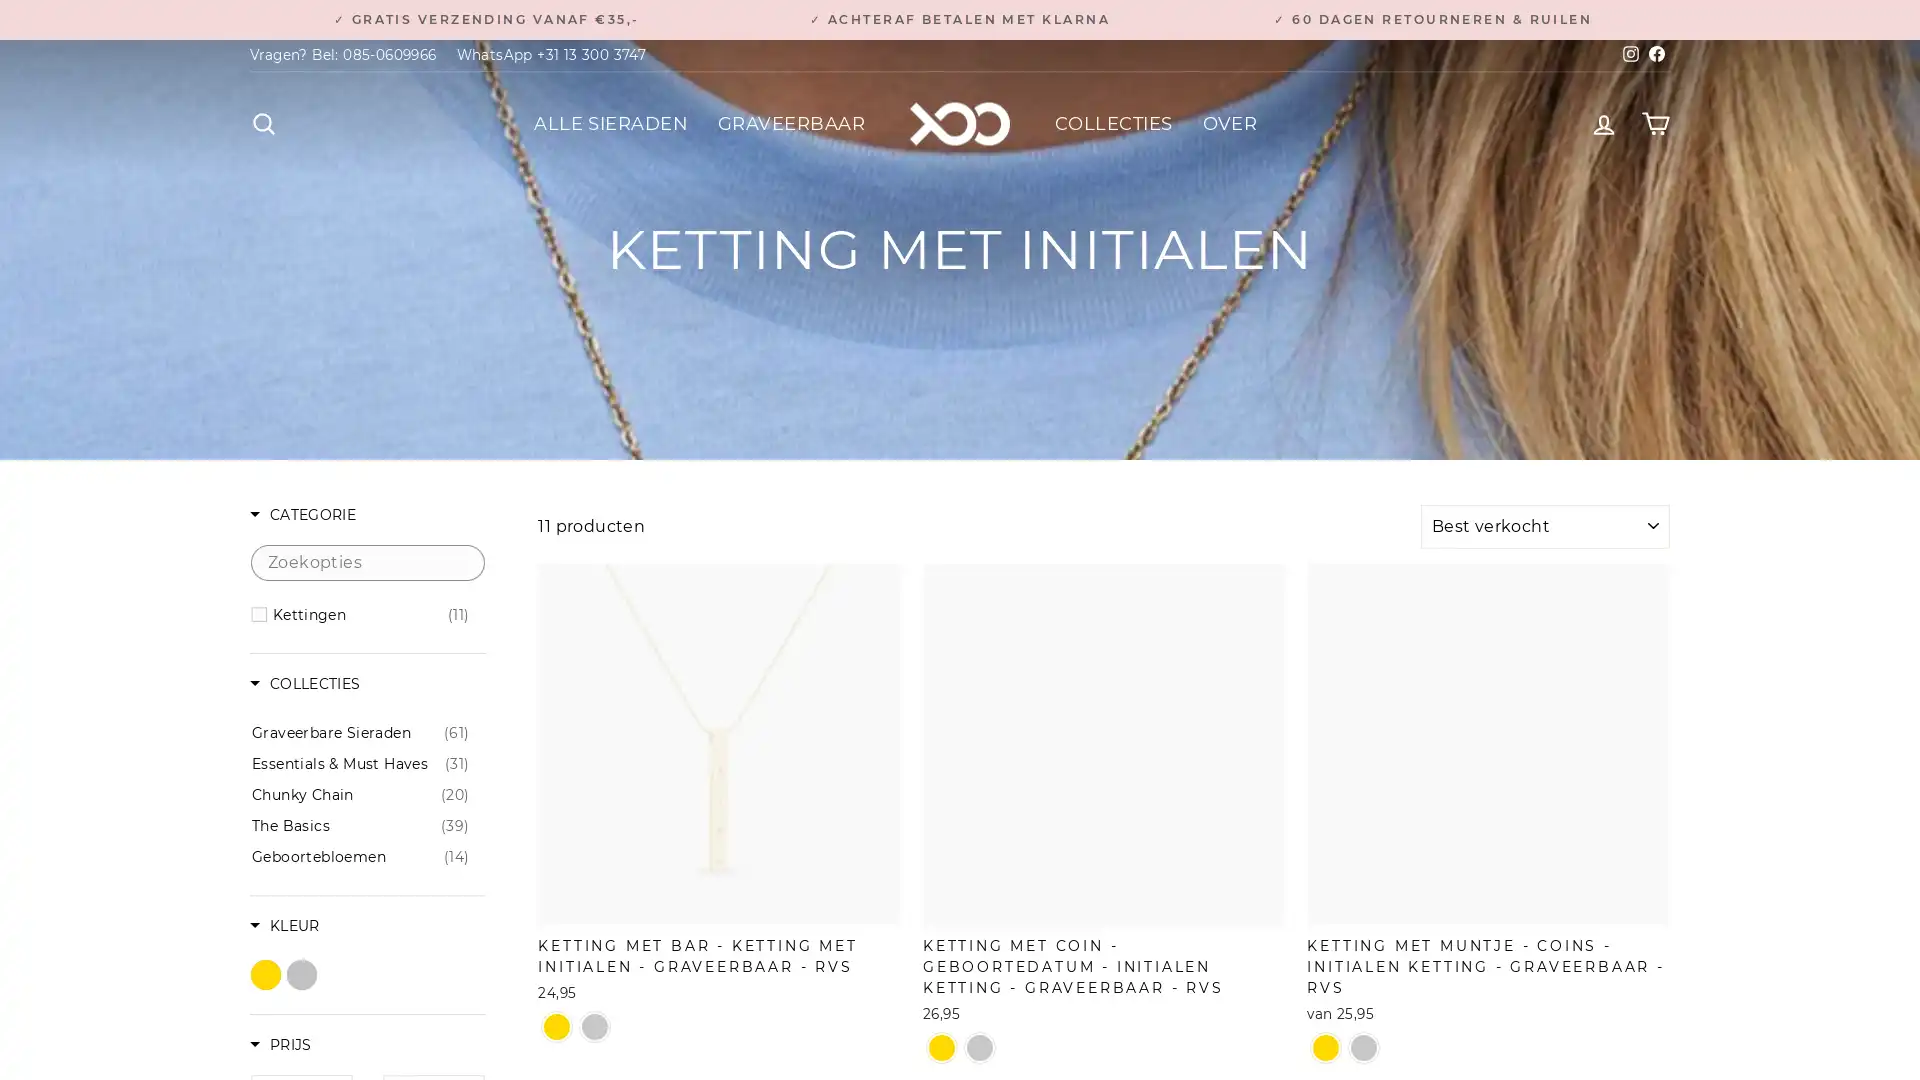 This screenshot has width=1920, height=1080. Describe the element at coordinates (279, 1045) in the screenshot. I see `Filter by Prijs` at that location.